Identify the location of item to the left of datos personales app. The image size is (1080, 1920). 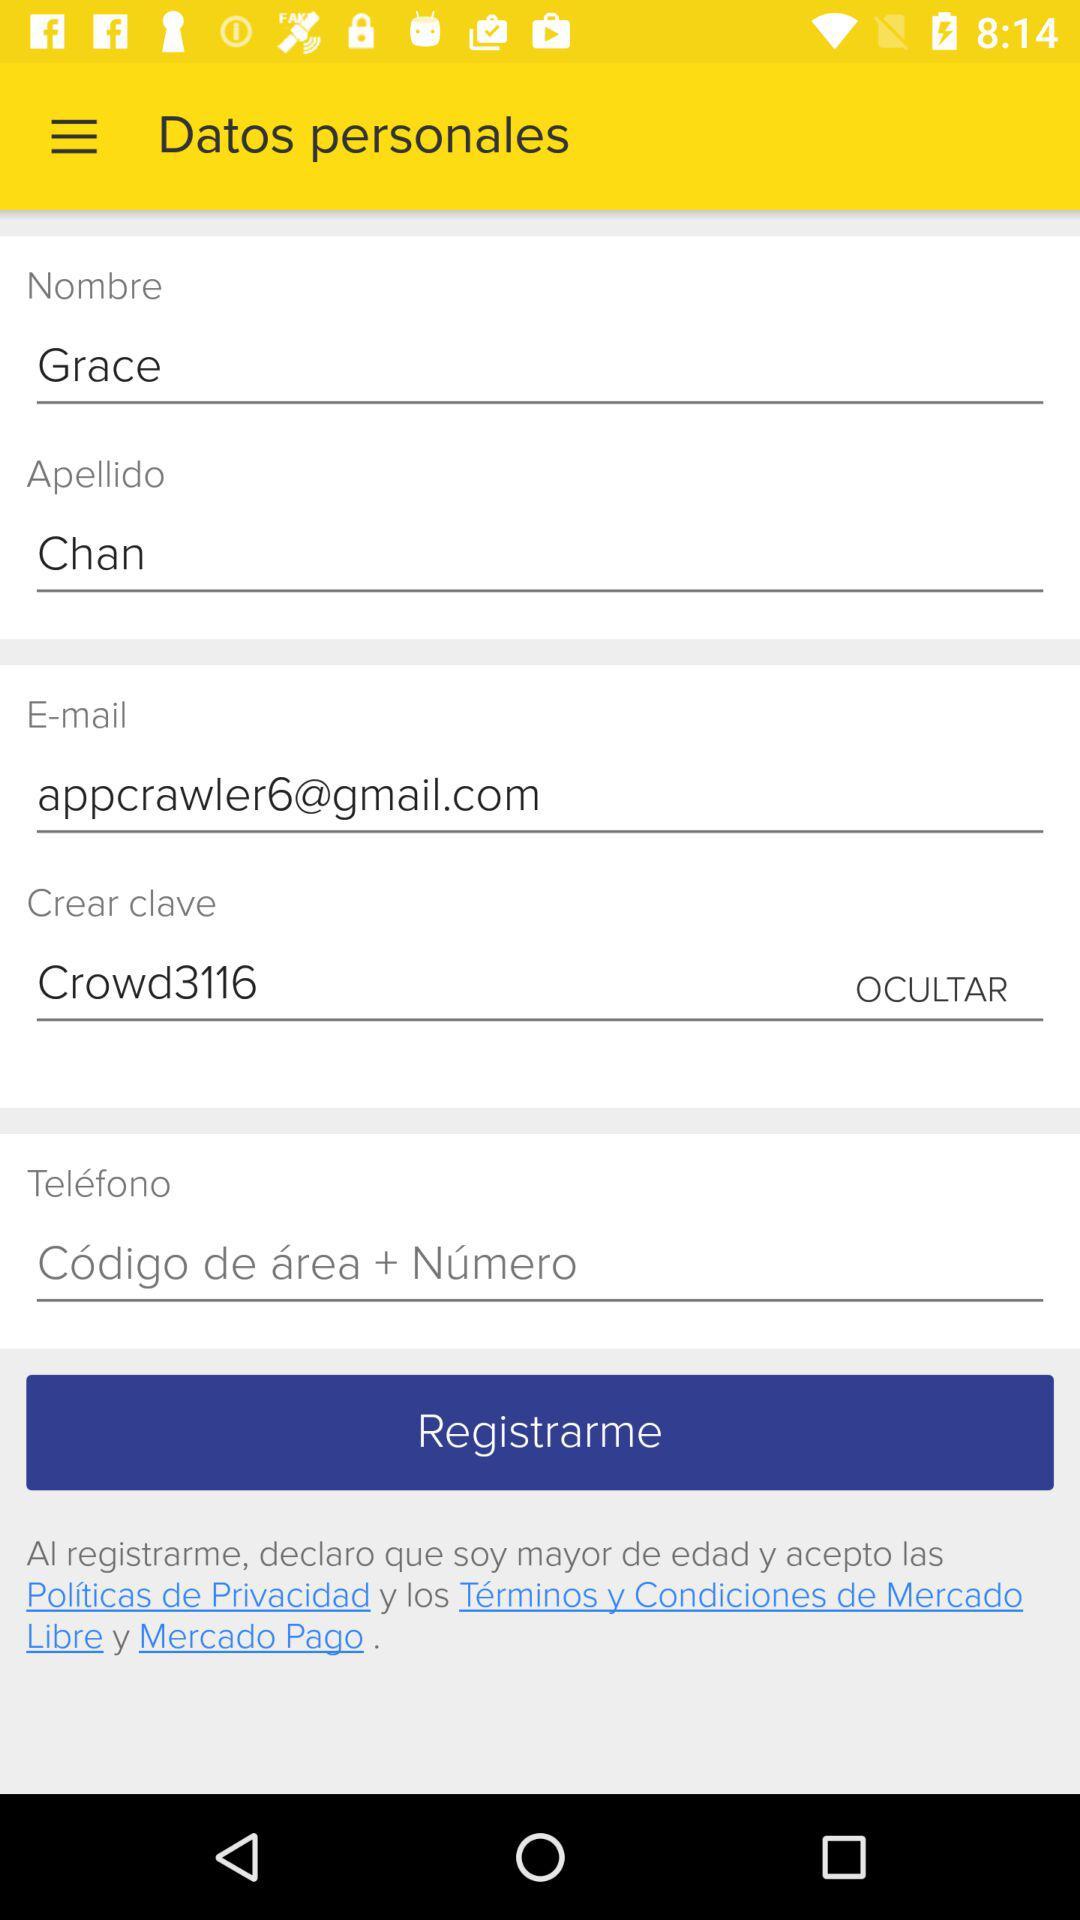
(72, 135).